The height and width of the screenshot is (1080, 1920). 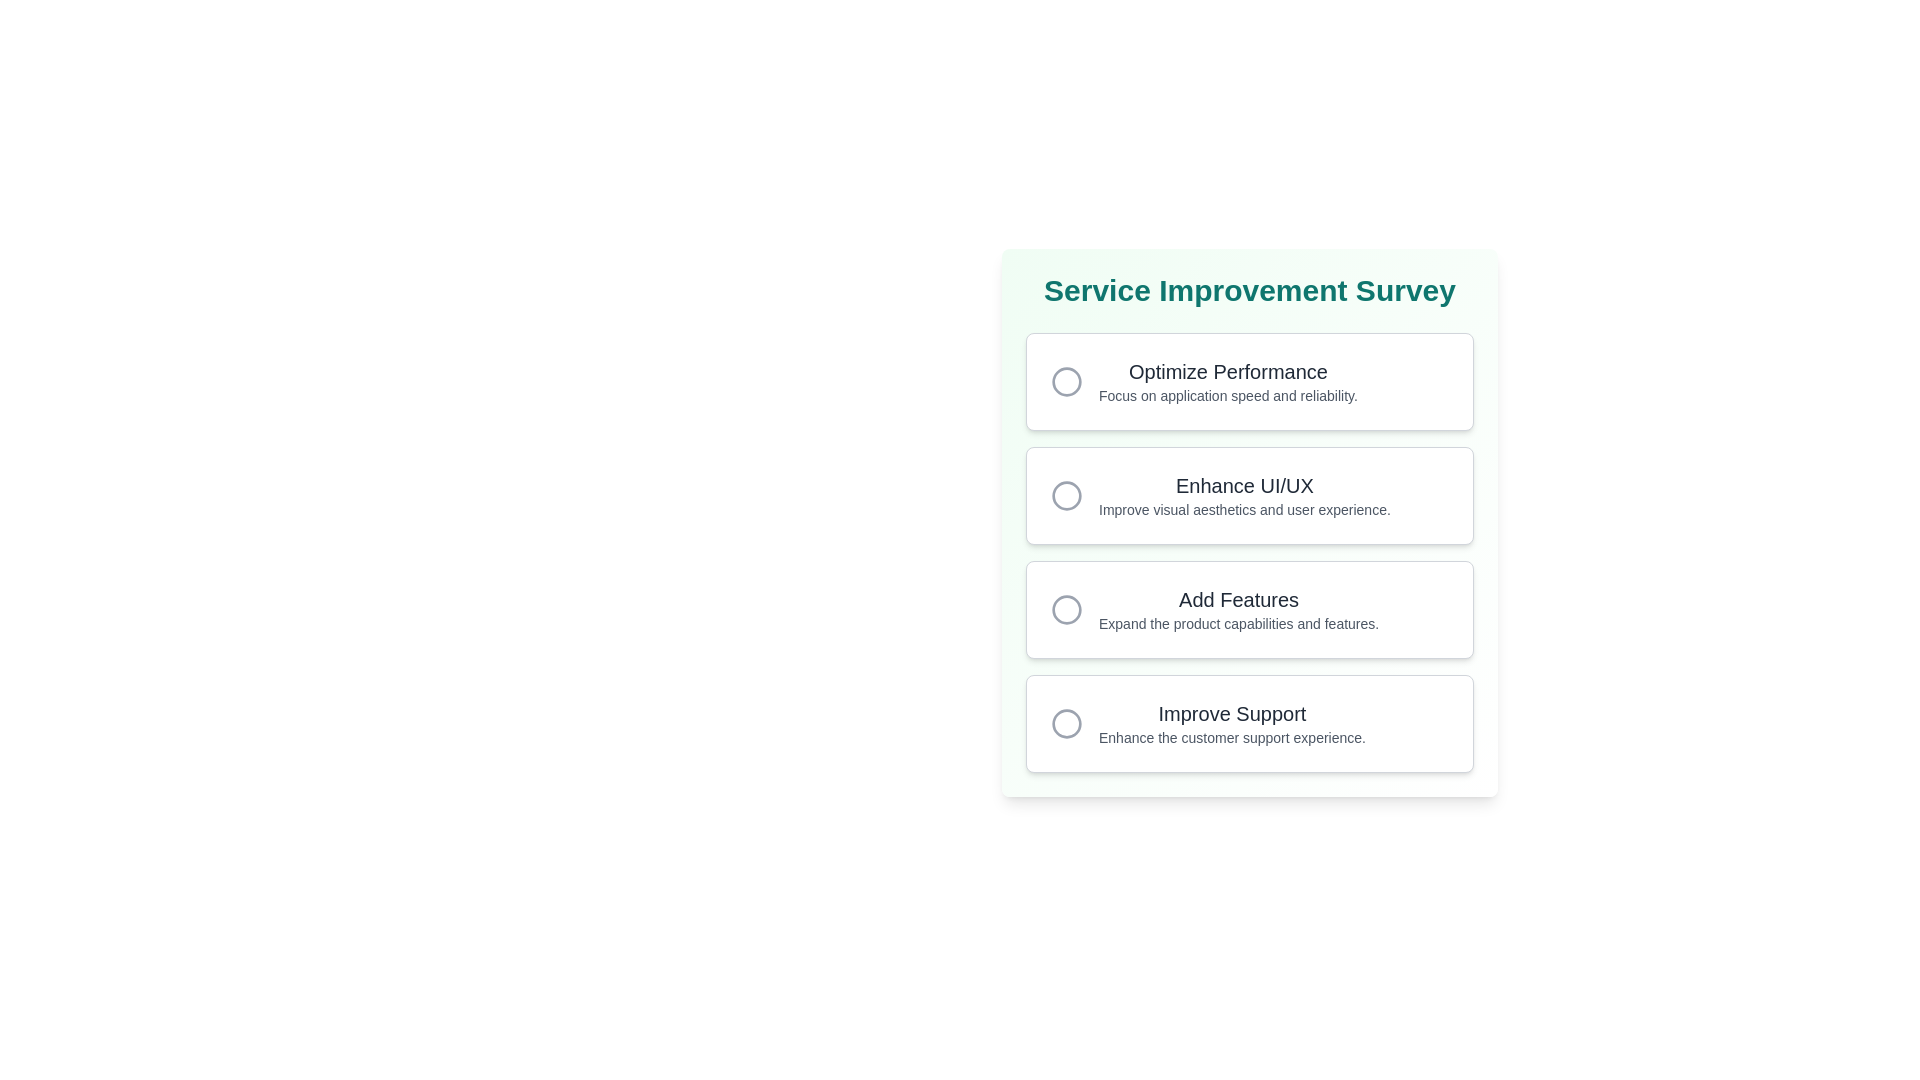 What do you see at coordinates (1065, 724) in the screenshot?
I see `the circular graphical icon (circle indicator) that represents a selection point in the survey interface, located to the left of the 'Improve Support' text` at bounding box center [1065, 724].